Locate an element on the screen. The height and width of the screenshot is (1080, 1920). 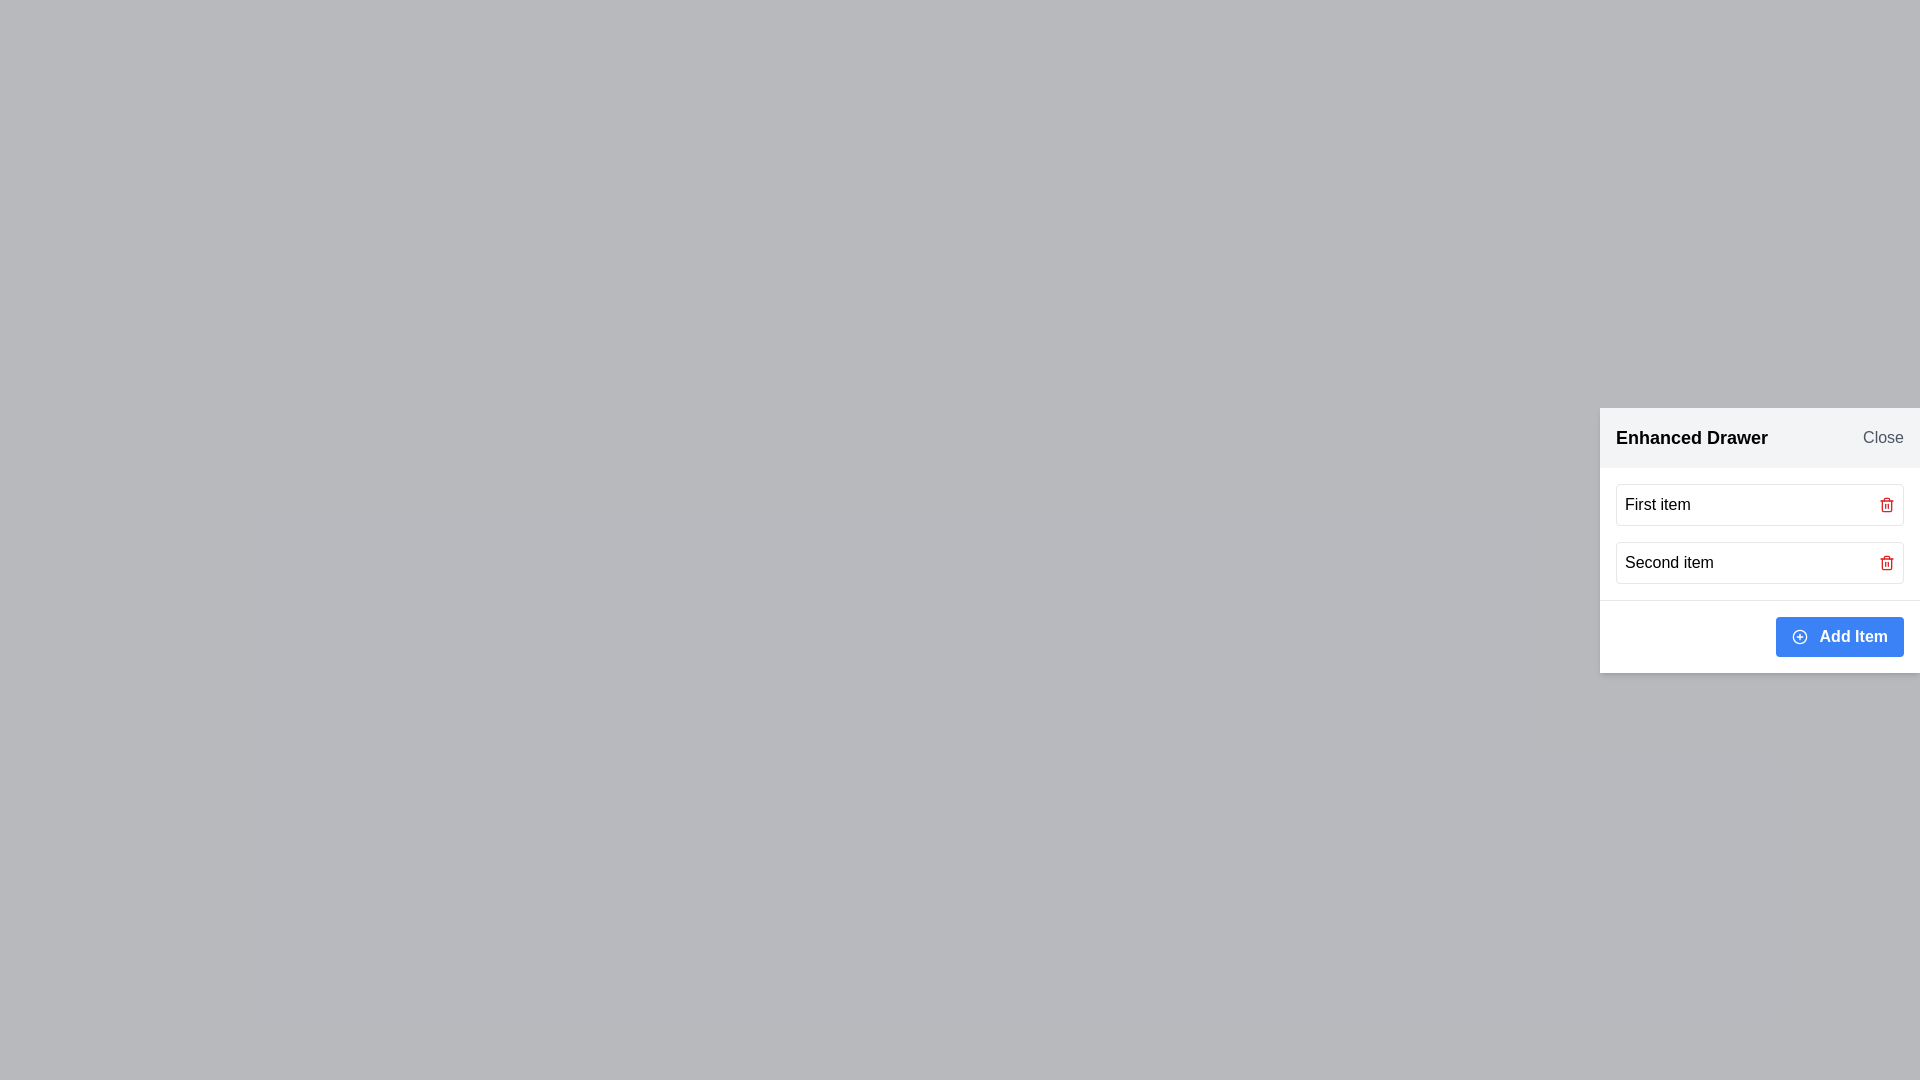
the circular icon with a plus sign located to the left of the 'Add Item' button is located at coordinates (1799, 637).